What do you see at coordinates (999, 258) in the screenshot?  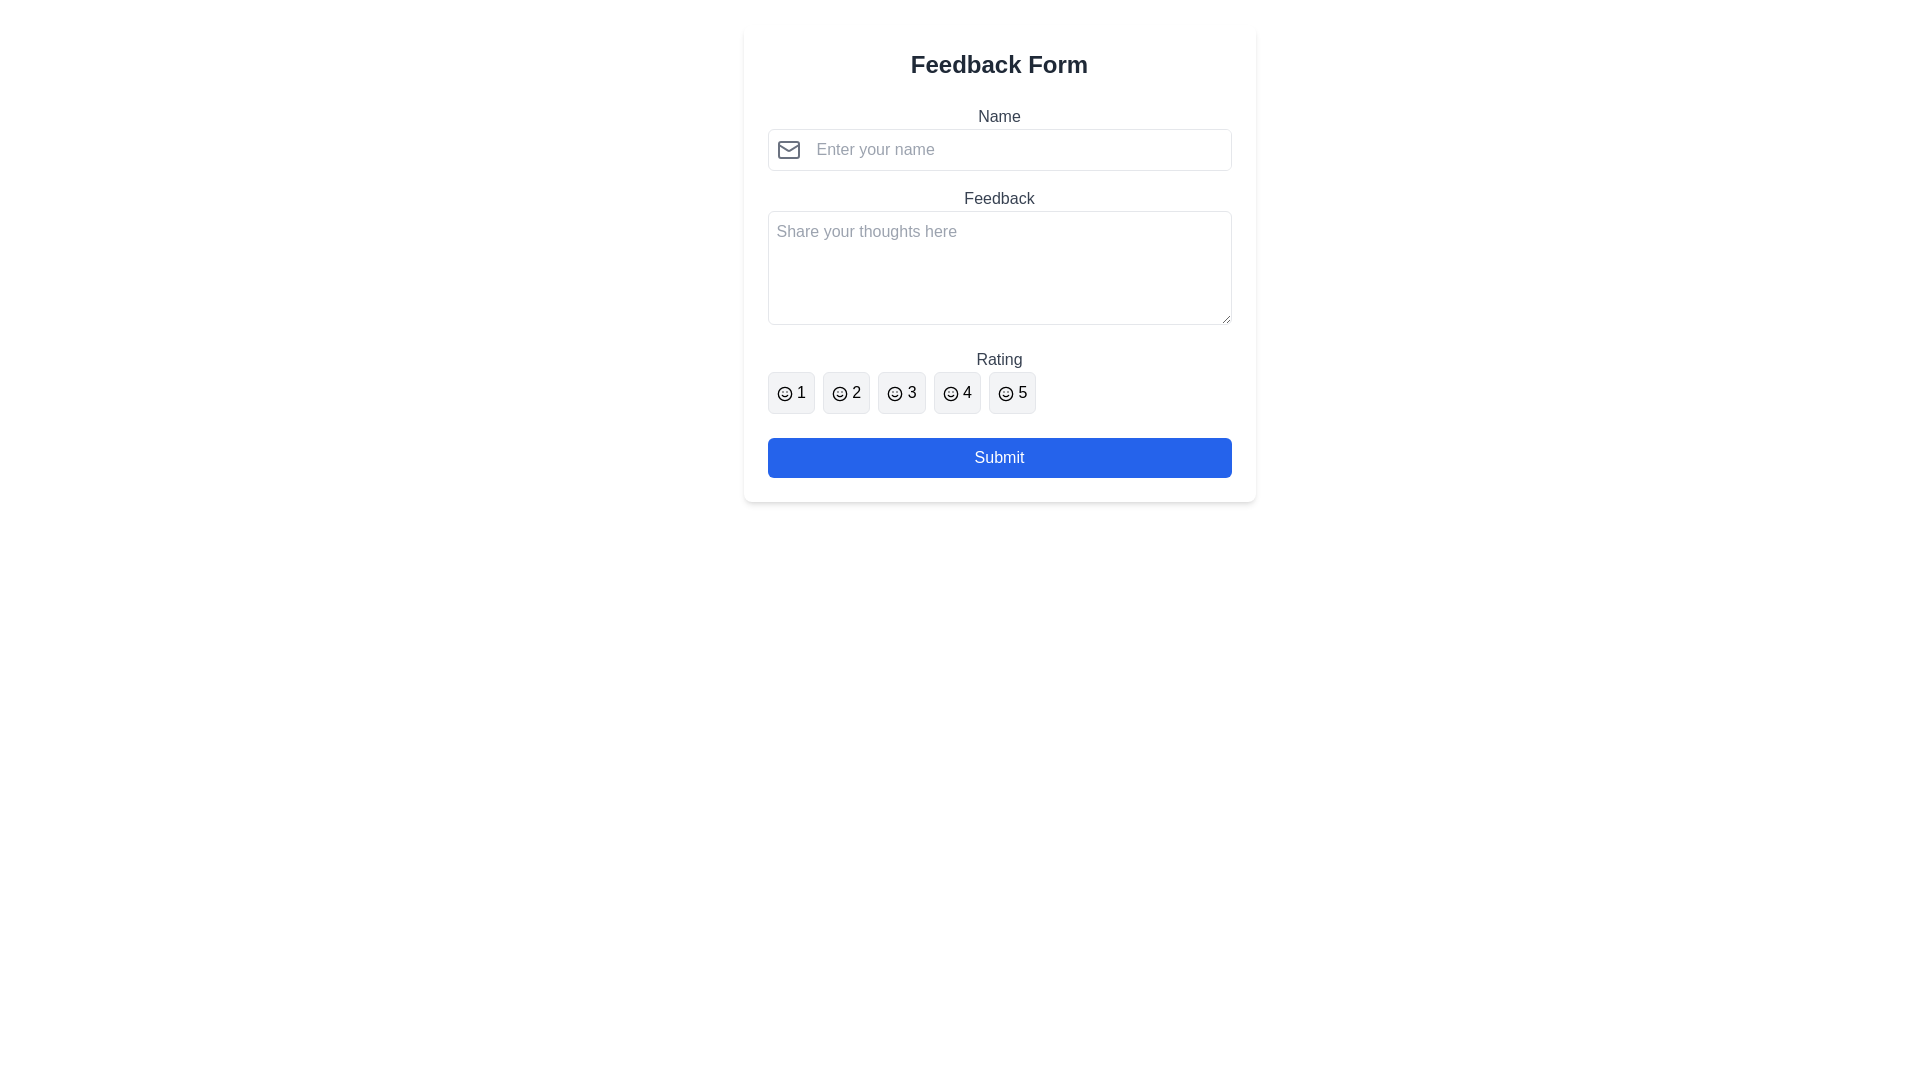 I see `the feedback form input section located centrally just below the title 'Feedback Form', which consists of 'Name', 'Feedback', and 'Rating' sub-sections` at bounding box center [999, 258].